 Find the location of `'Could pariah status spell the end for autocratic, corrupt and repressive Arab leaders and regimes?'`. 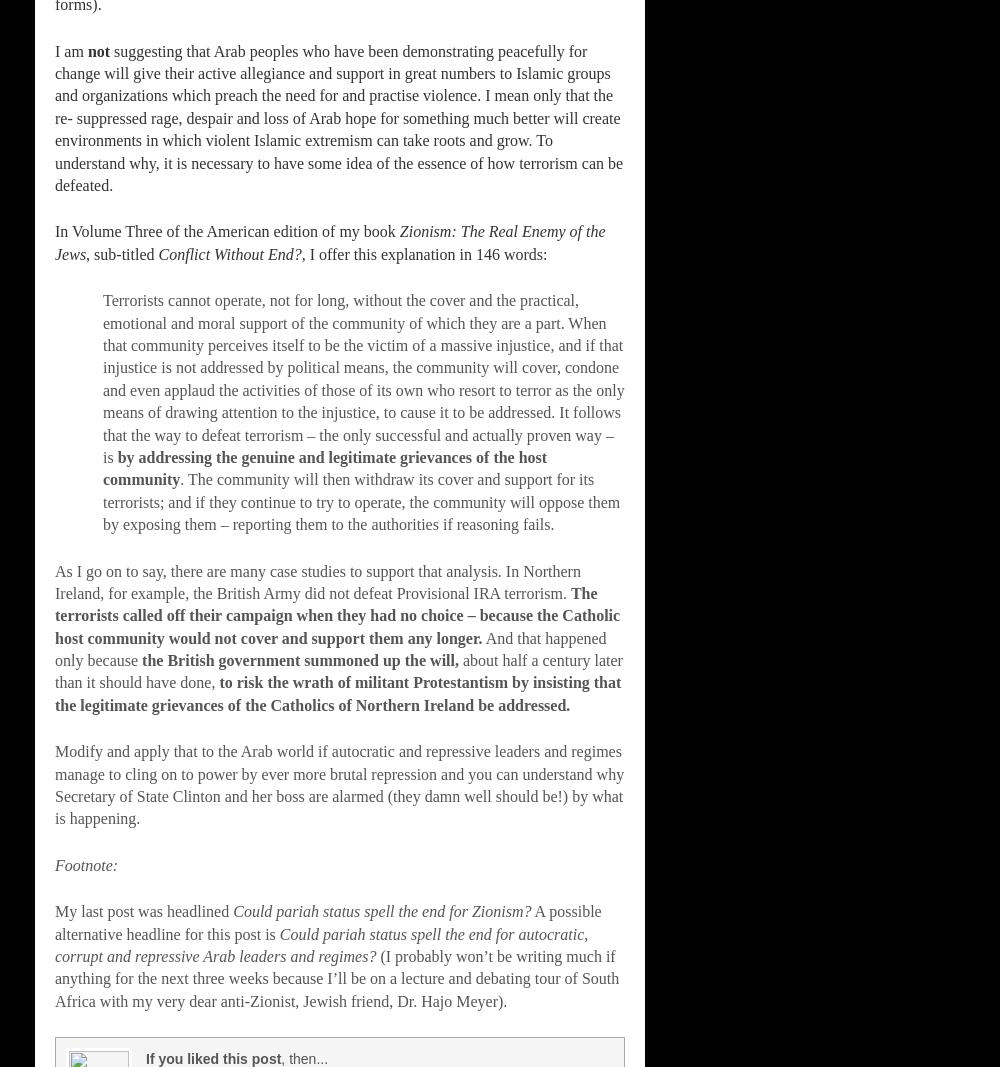

'Could pariah status spell the end for autocratic, corrupt and repressive Arab leaders and regimes?' is located at coordinates (320, 944).